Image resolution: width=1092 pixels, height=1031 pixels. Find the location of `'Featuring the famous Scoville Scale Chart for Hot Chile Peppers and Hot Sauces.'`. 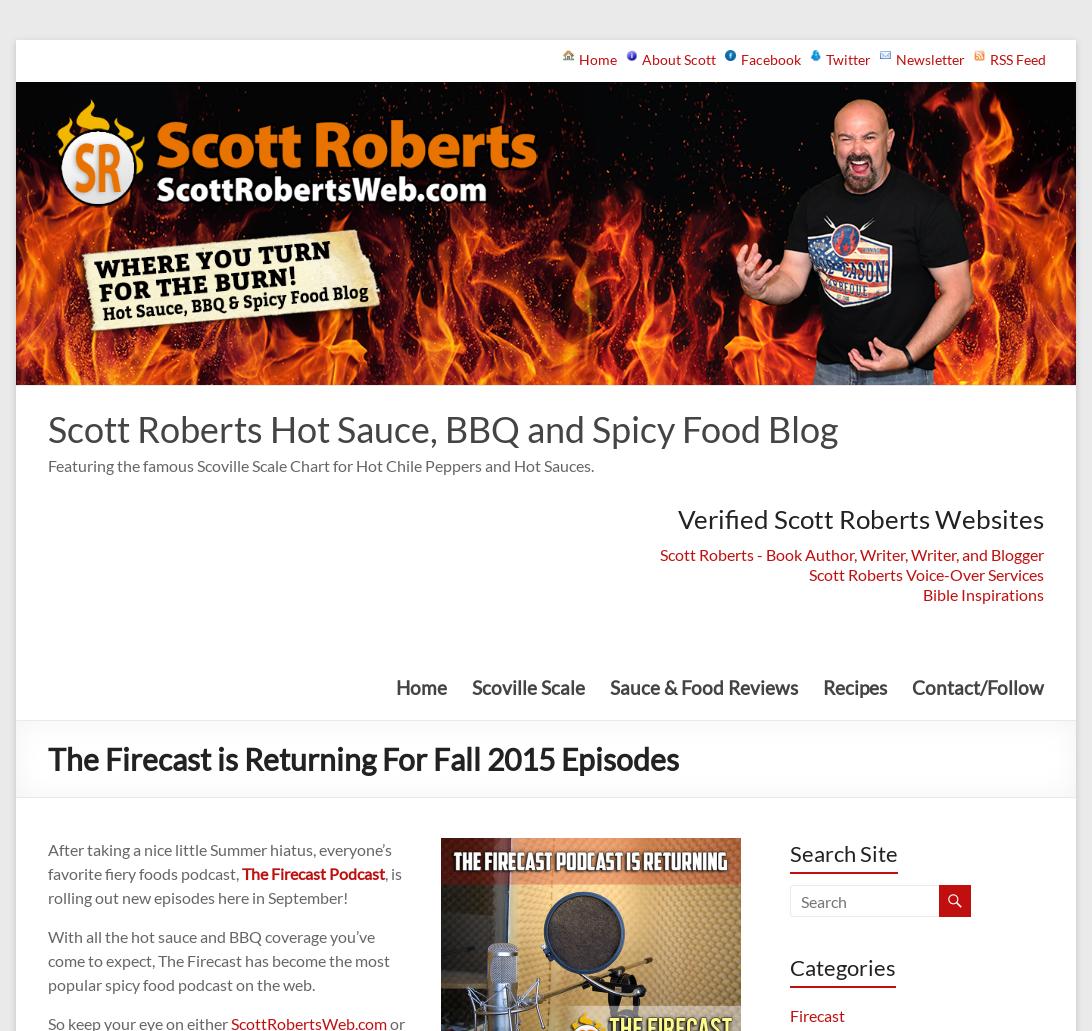

'Featuring the famous Scoville Scale Chart for Hot Chile Peppers and Hot Sauces.' is located at coordinates (321, 464).